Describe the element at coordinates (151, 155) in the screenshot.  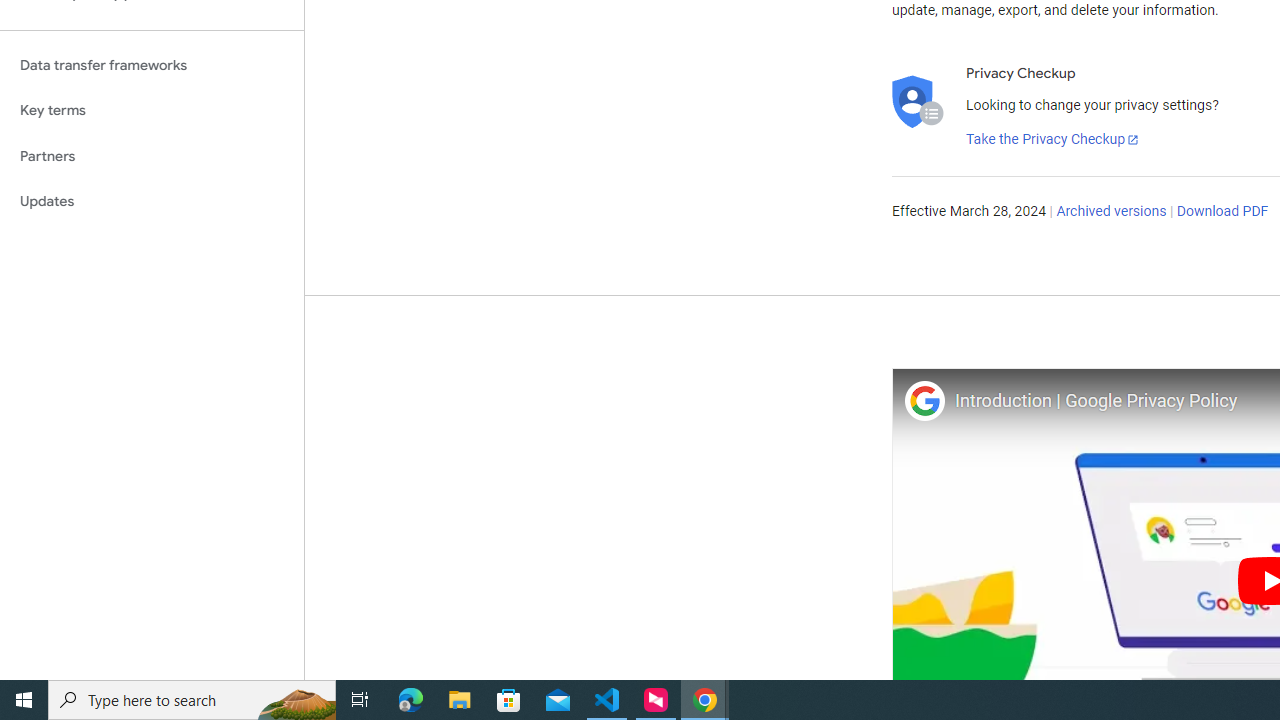
I see `'Partners'` at that location.